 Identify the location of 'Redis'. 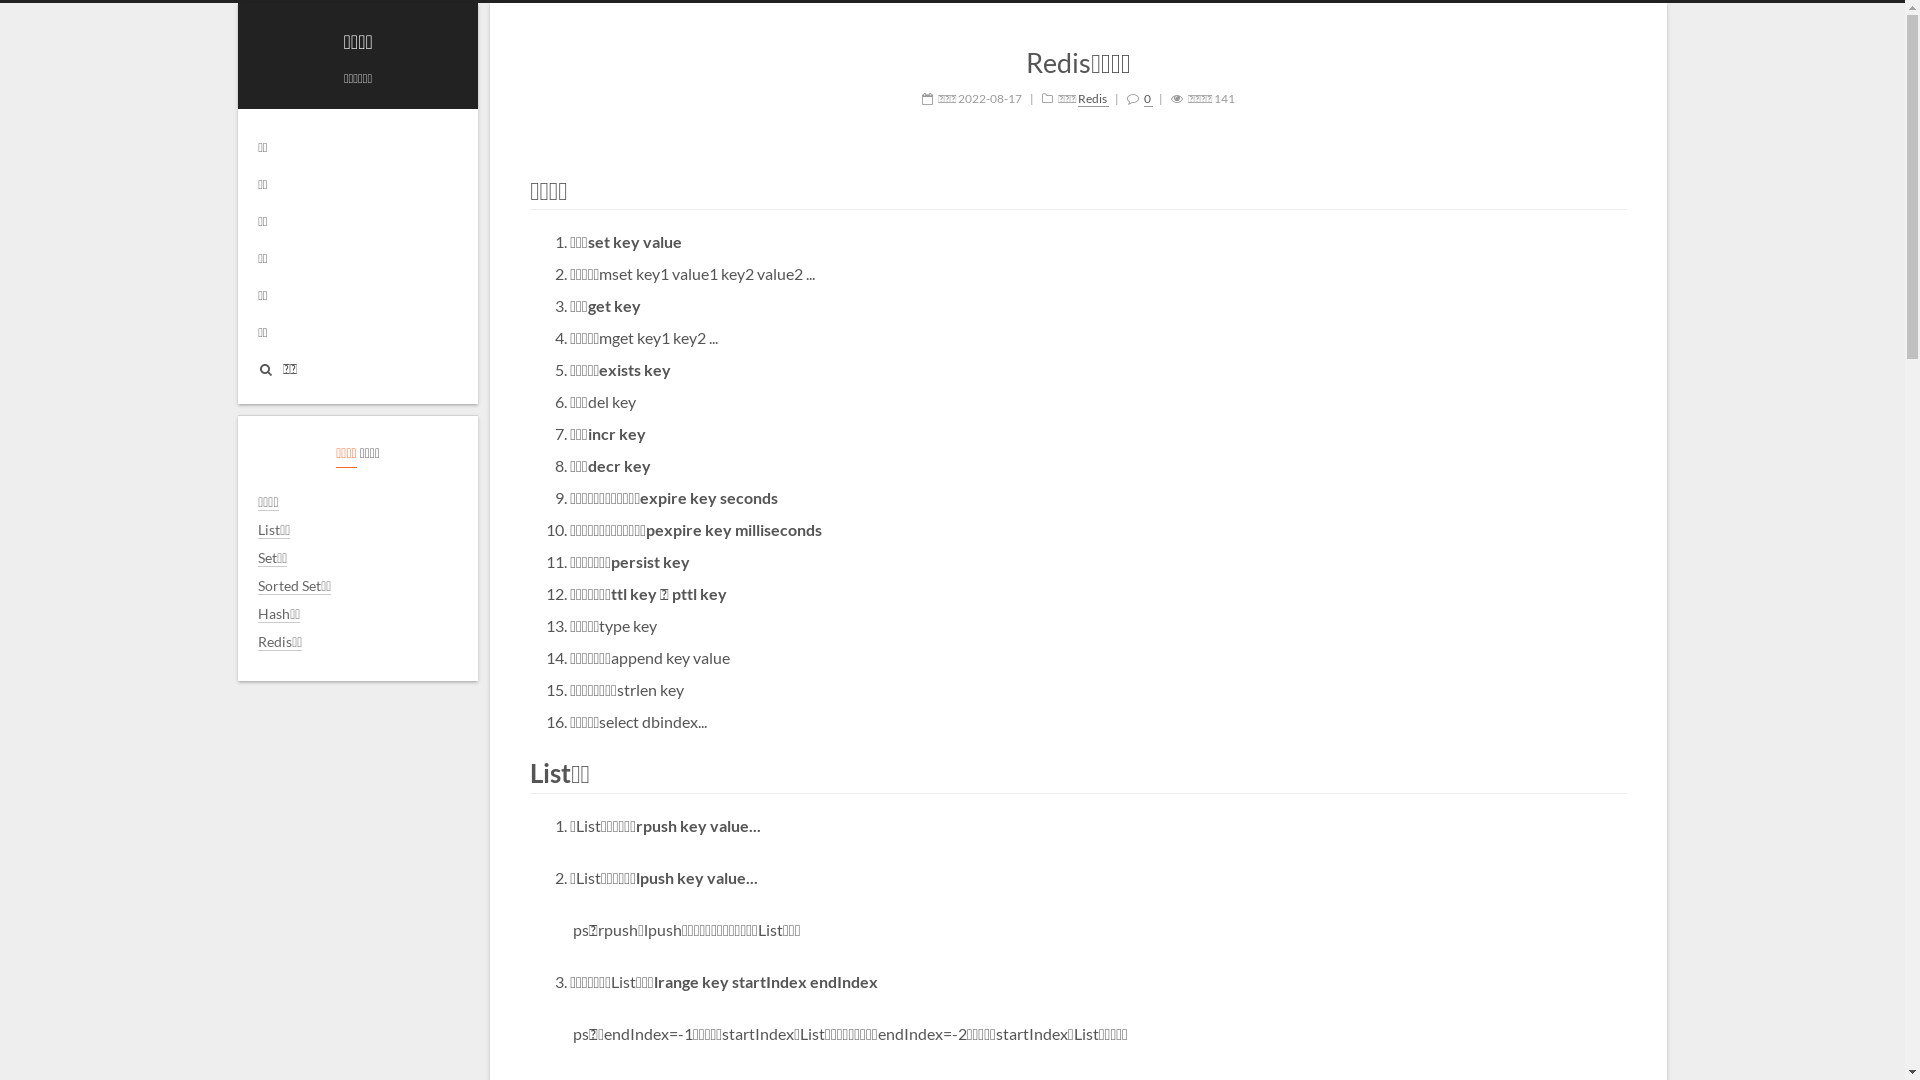
(1077, 99).